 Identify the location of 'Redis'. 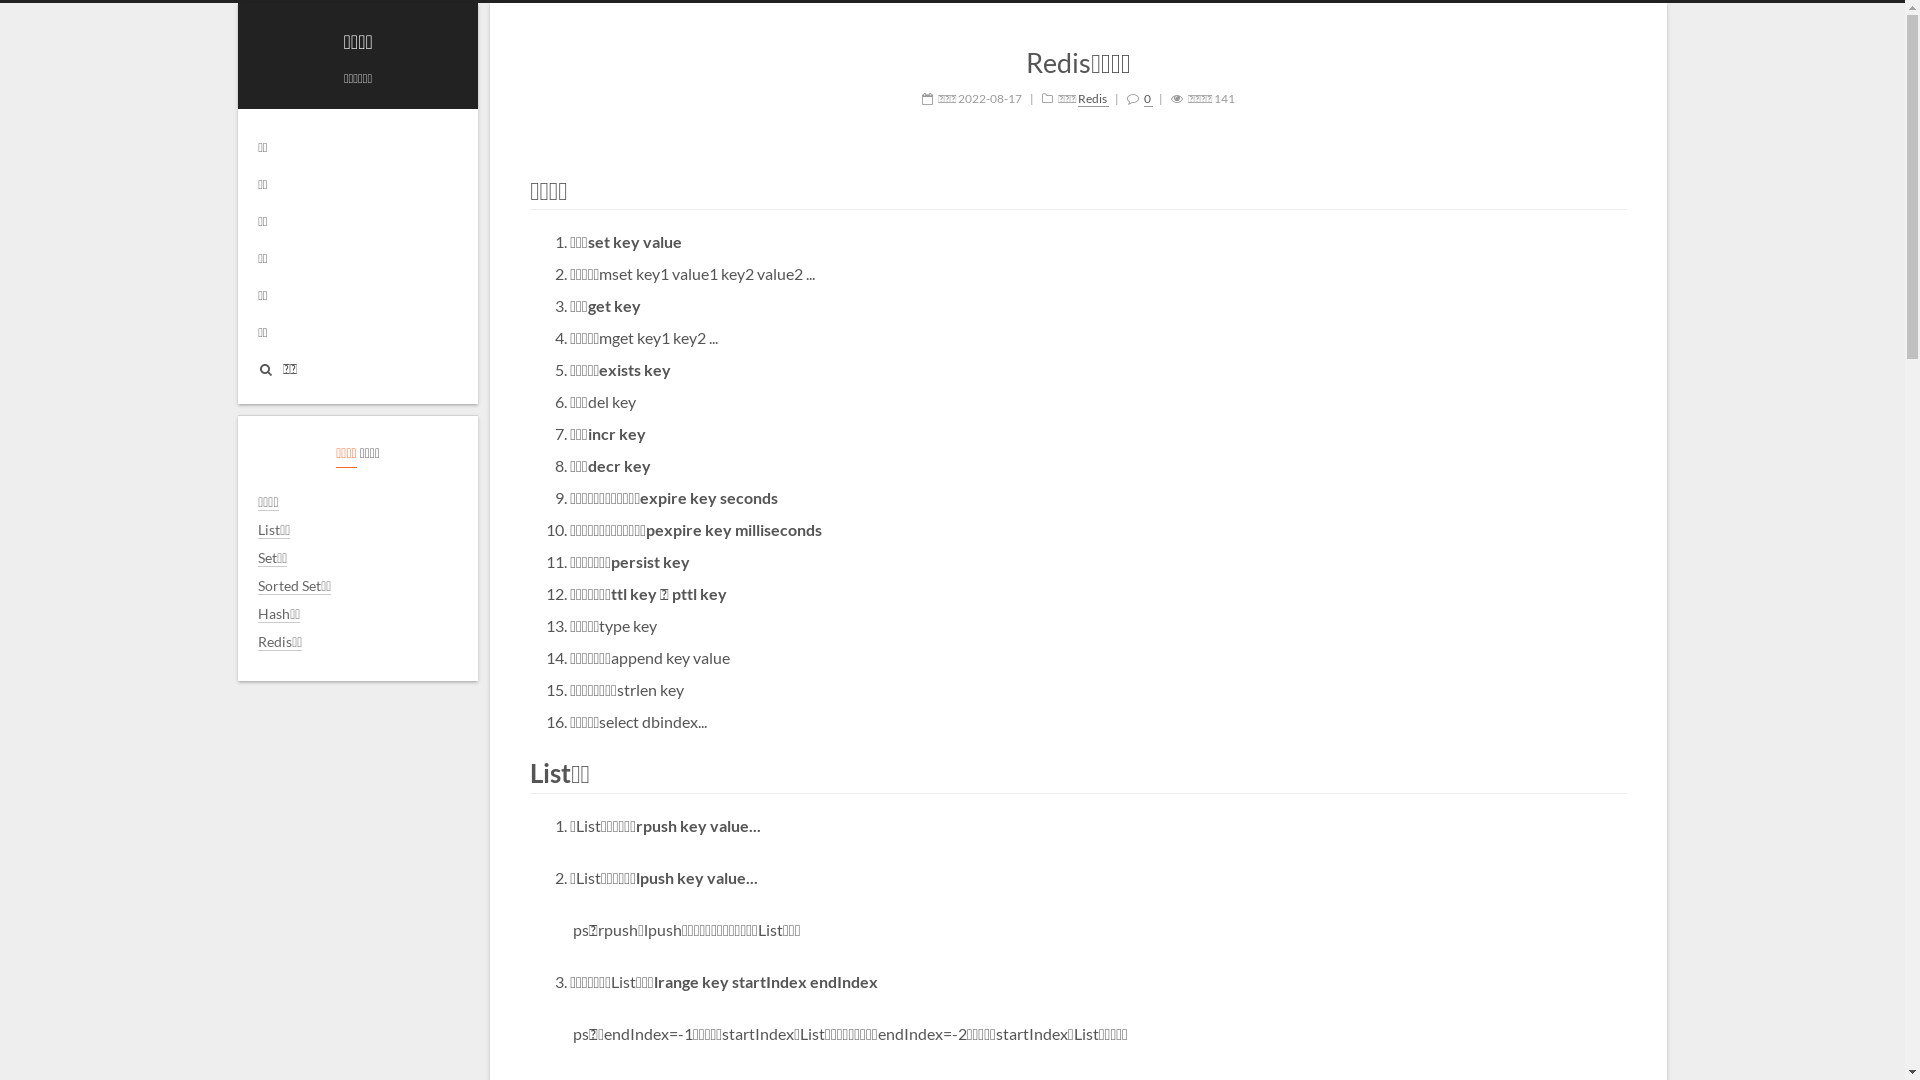
(1077, 99).